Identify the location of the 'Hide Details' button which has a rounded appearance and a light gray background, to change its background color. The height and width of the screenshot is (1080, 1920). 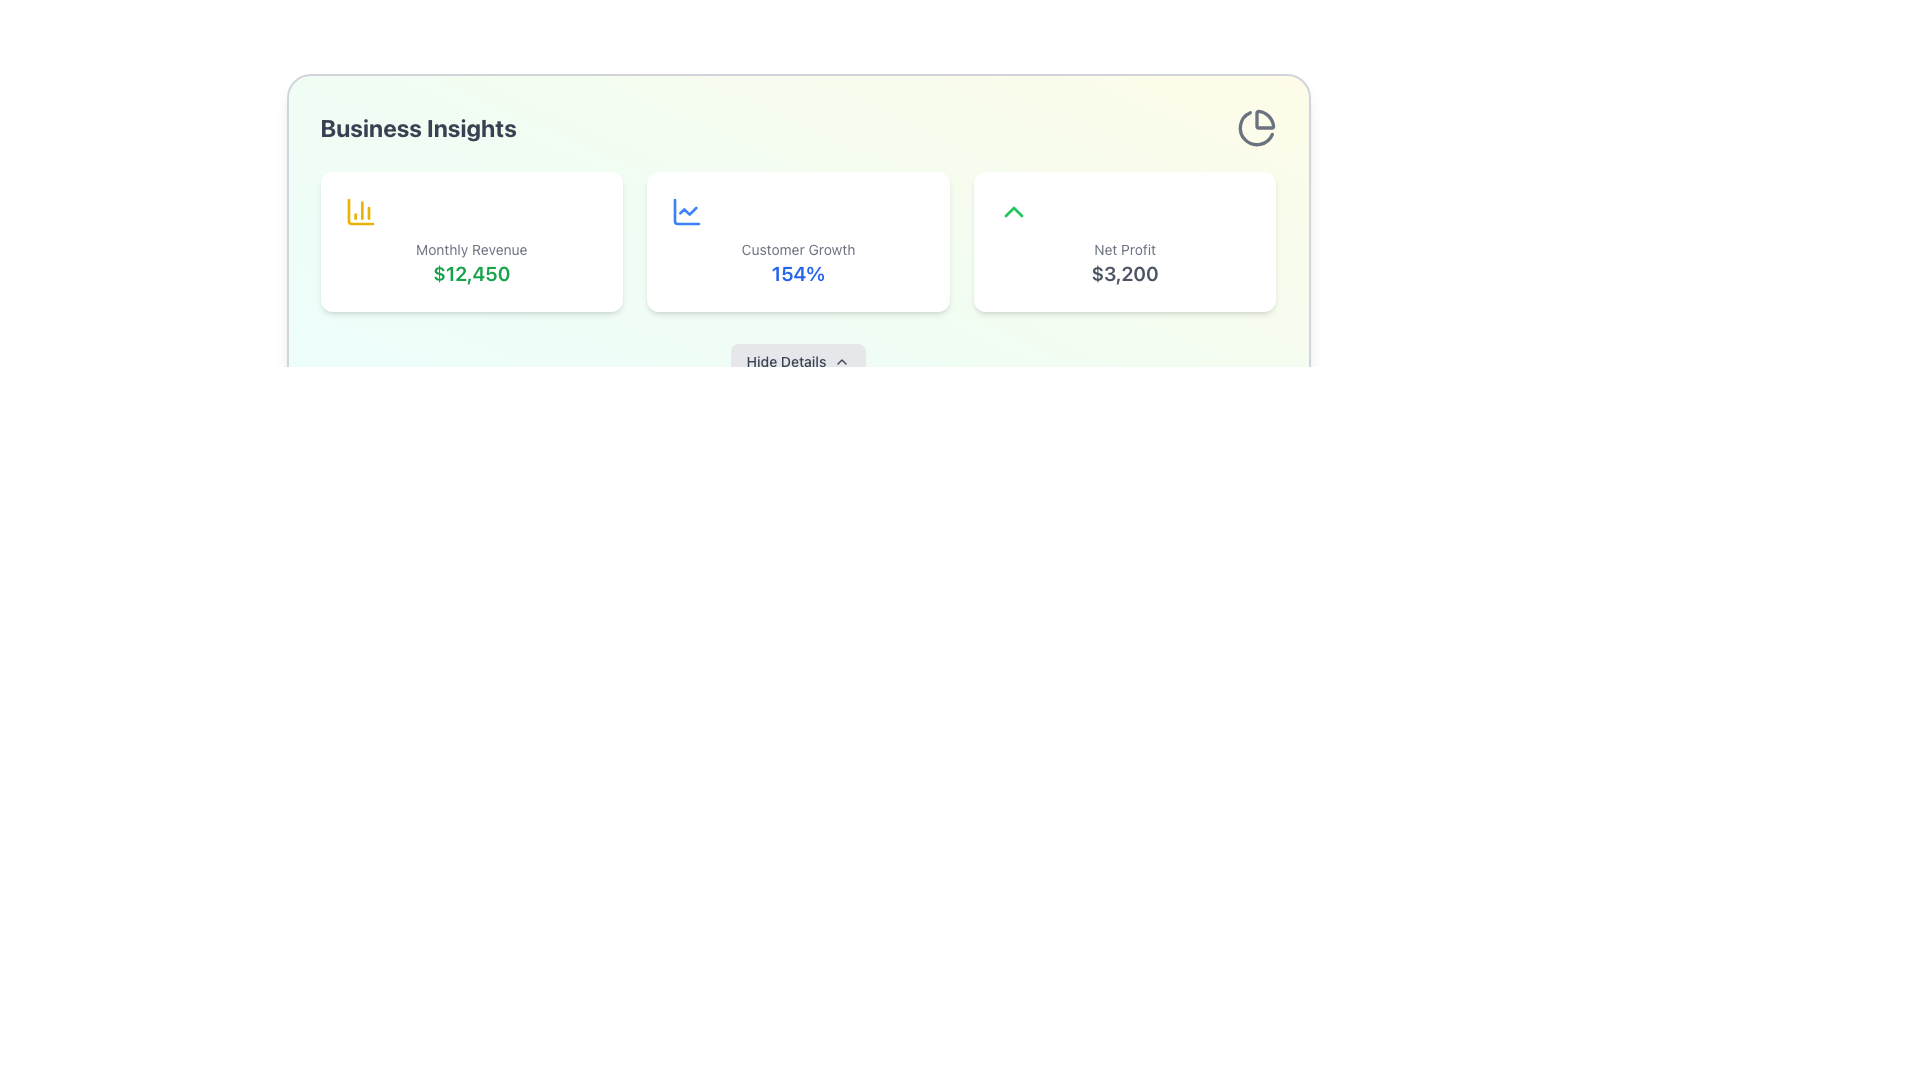
(797, 362).